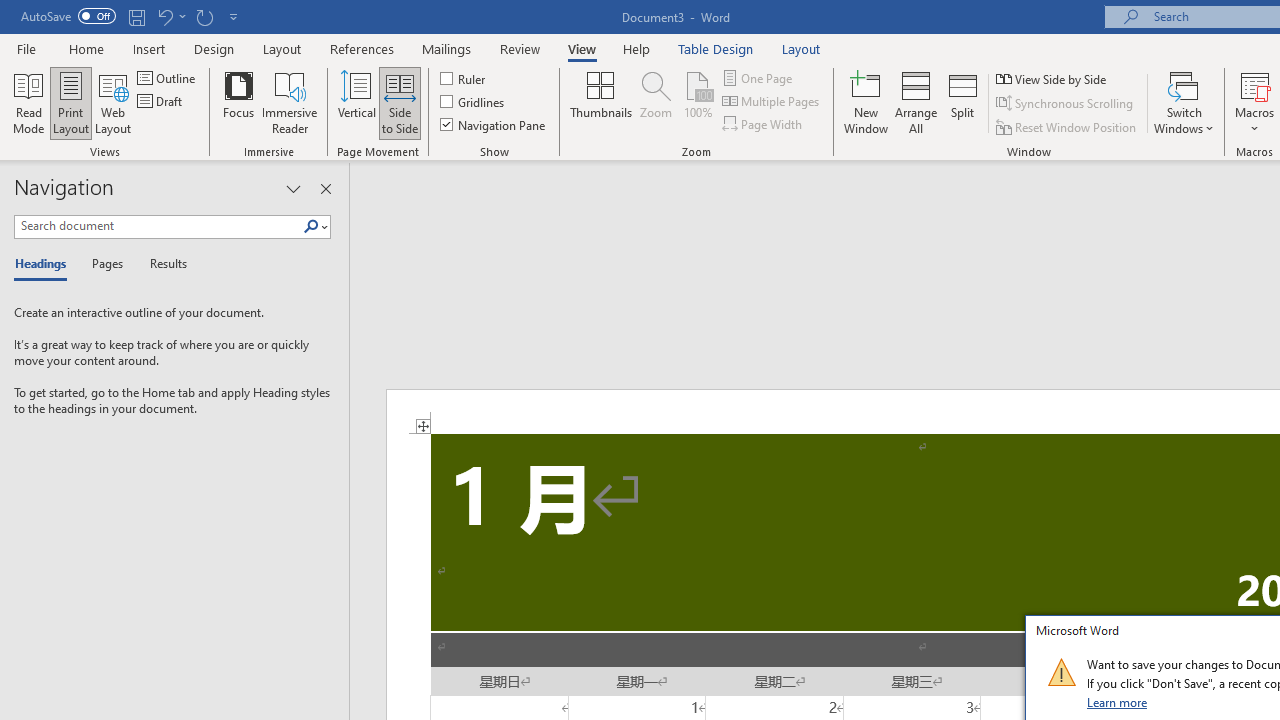 This screenshot has width=1280, height=720. What do you see at coordinates (170, 16) in the screenshot?
I see `'Undo Increase Indent'` at bounding box center [170, 16].